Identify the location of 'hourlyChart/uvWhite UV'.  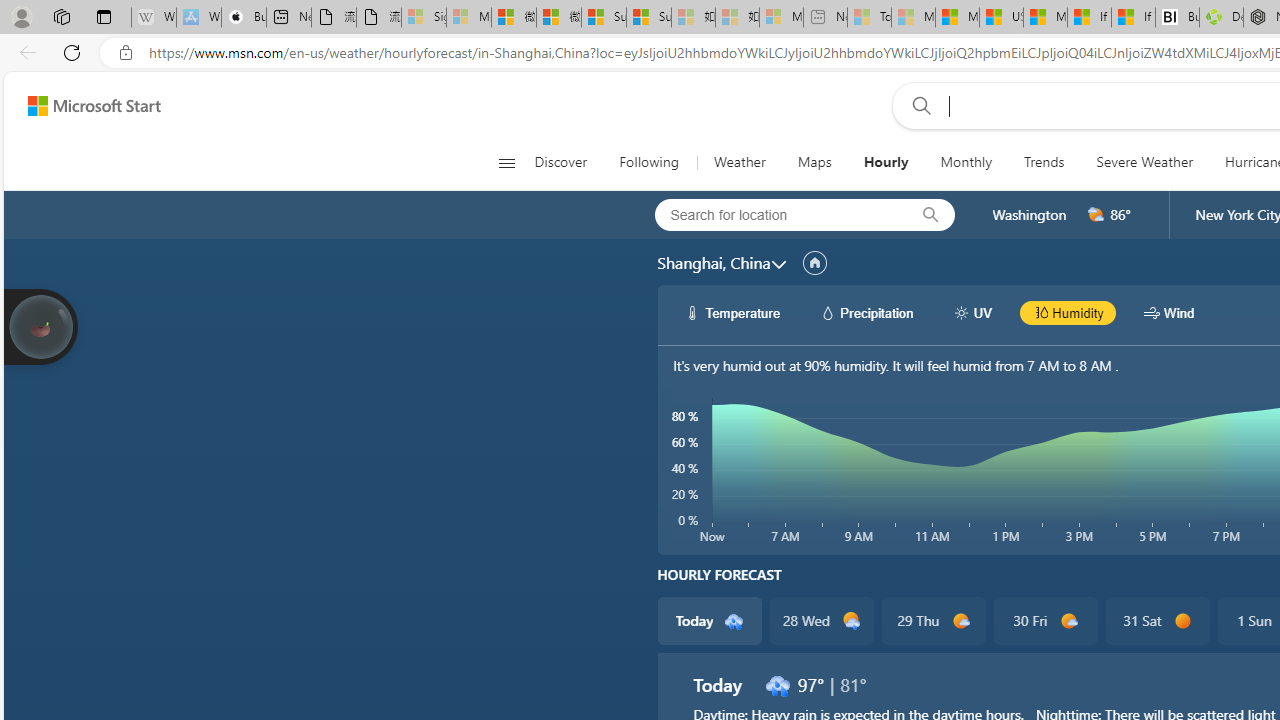
(972, 312).